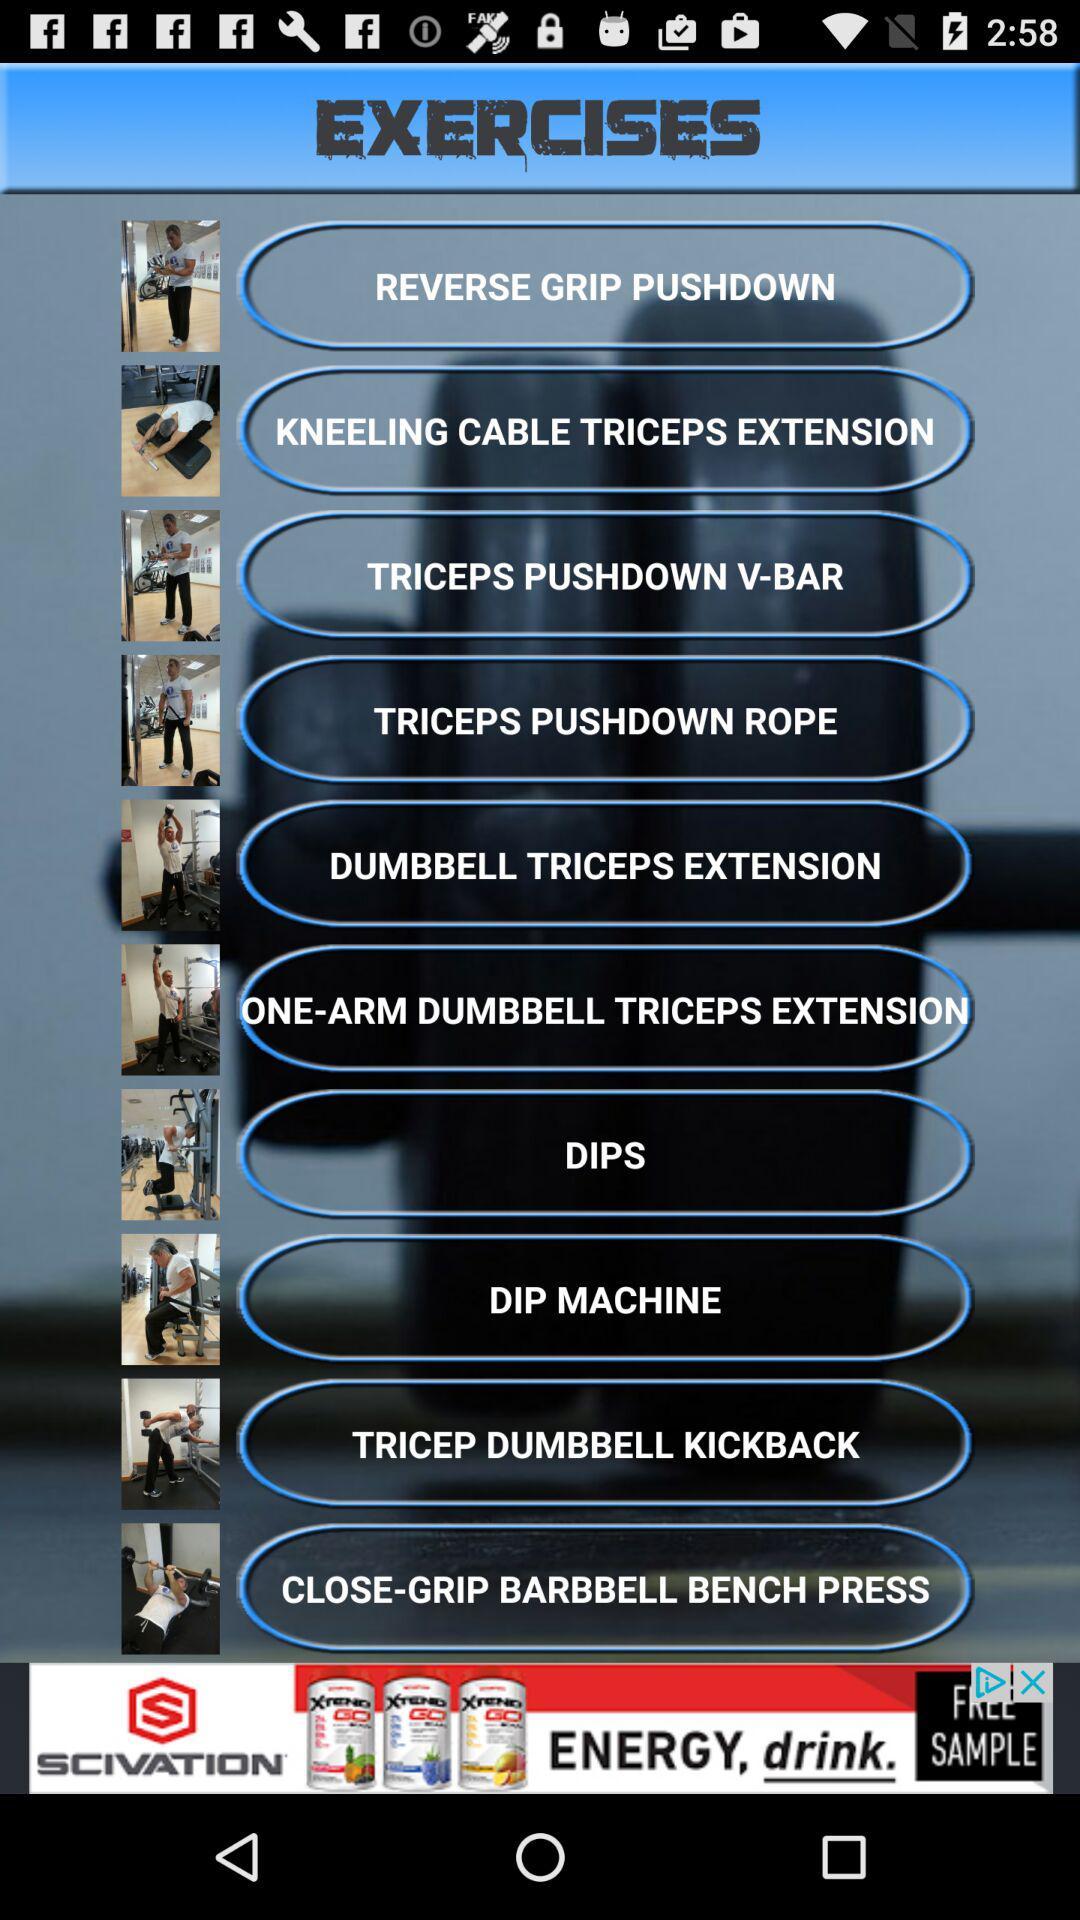 The width and height of the screenshot is (1080, 1920). Describe the element at coordinates (540, 1727) in the screenshot. I see `advertisement page` at that location.